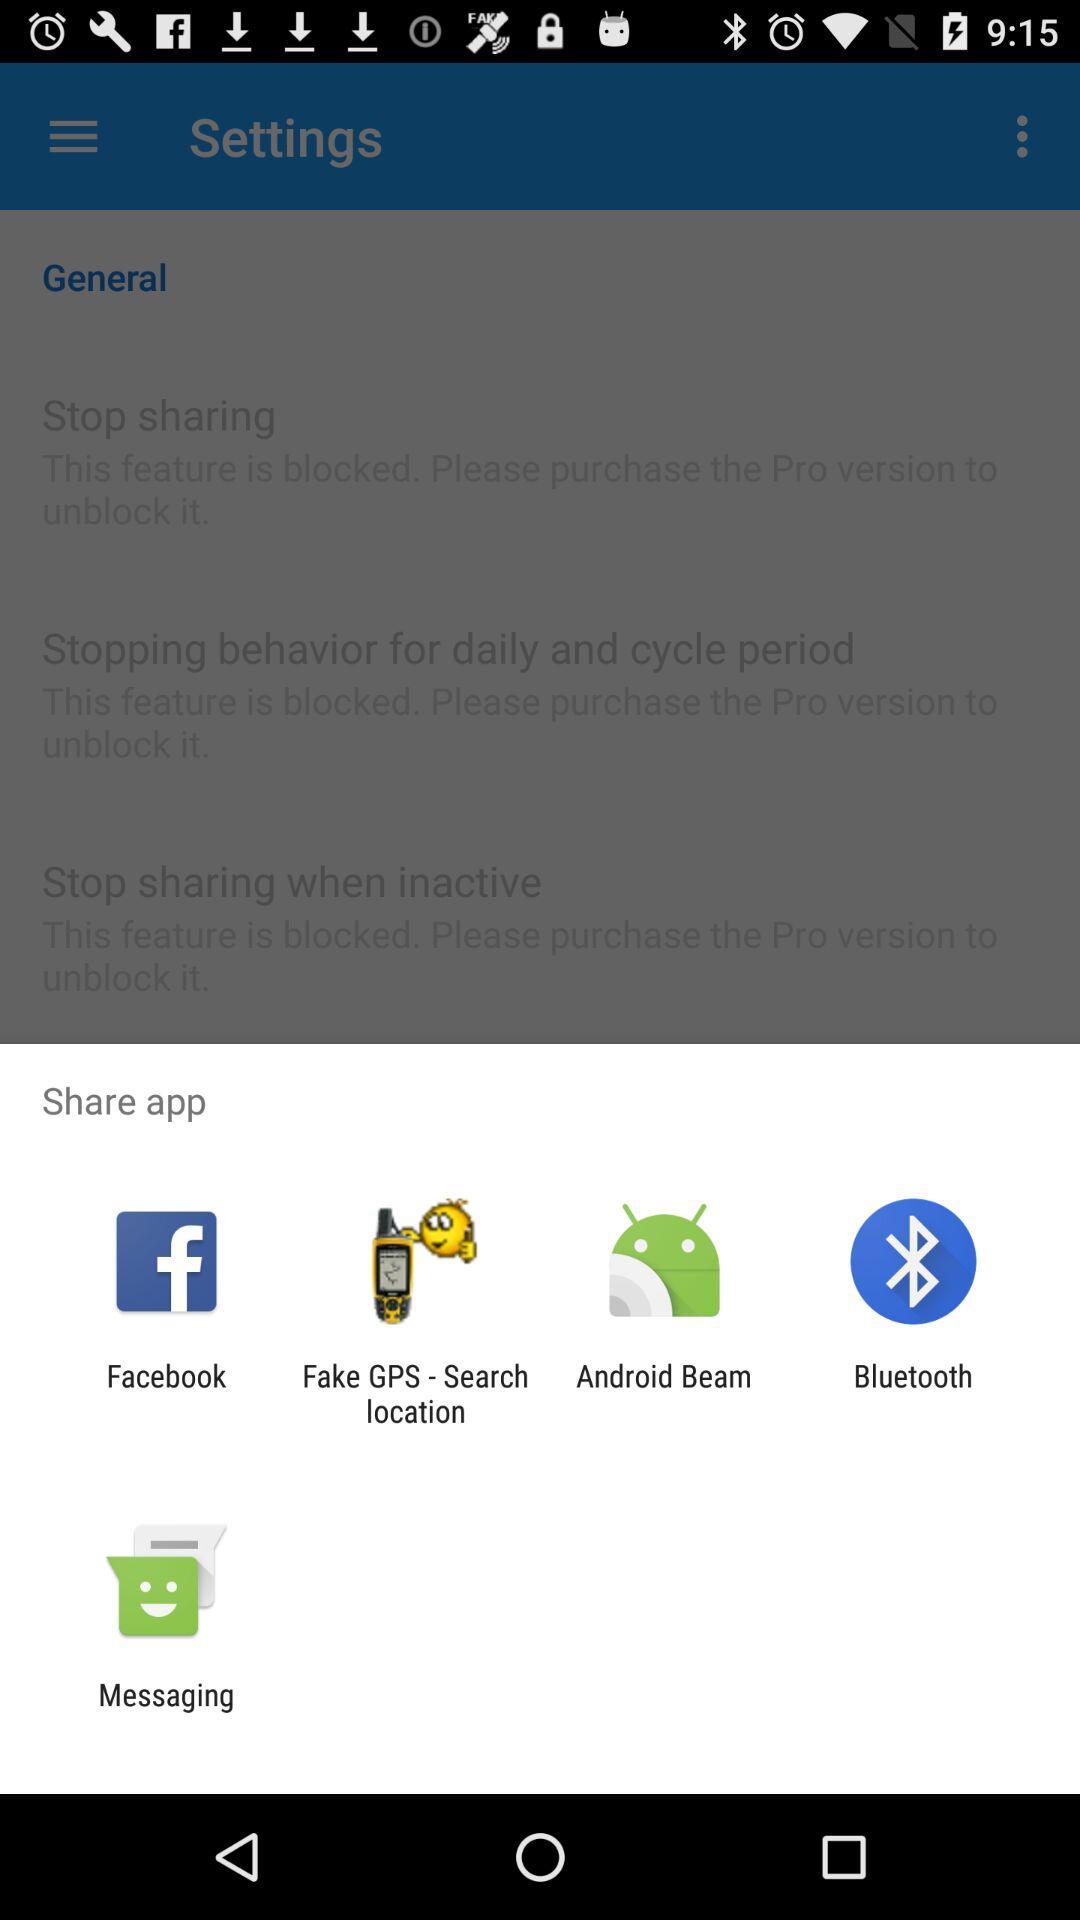 Image resolution: width=1080 pixels, height=1920 pixels. Describe the element at coordinates (165, 1711) in the screenshot. I see `the messaging` at that location.